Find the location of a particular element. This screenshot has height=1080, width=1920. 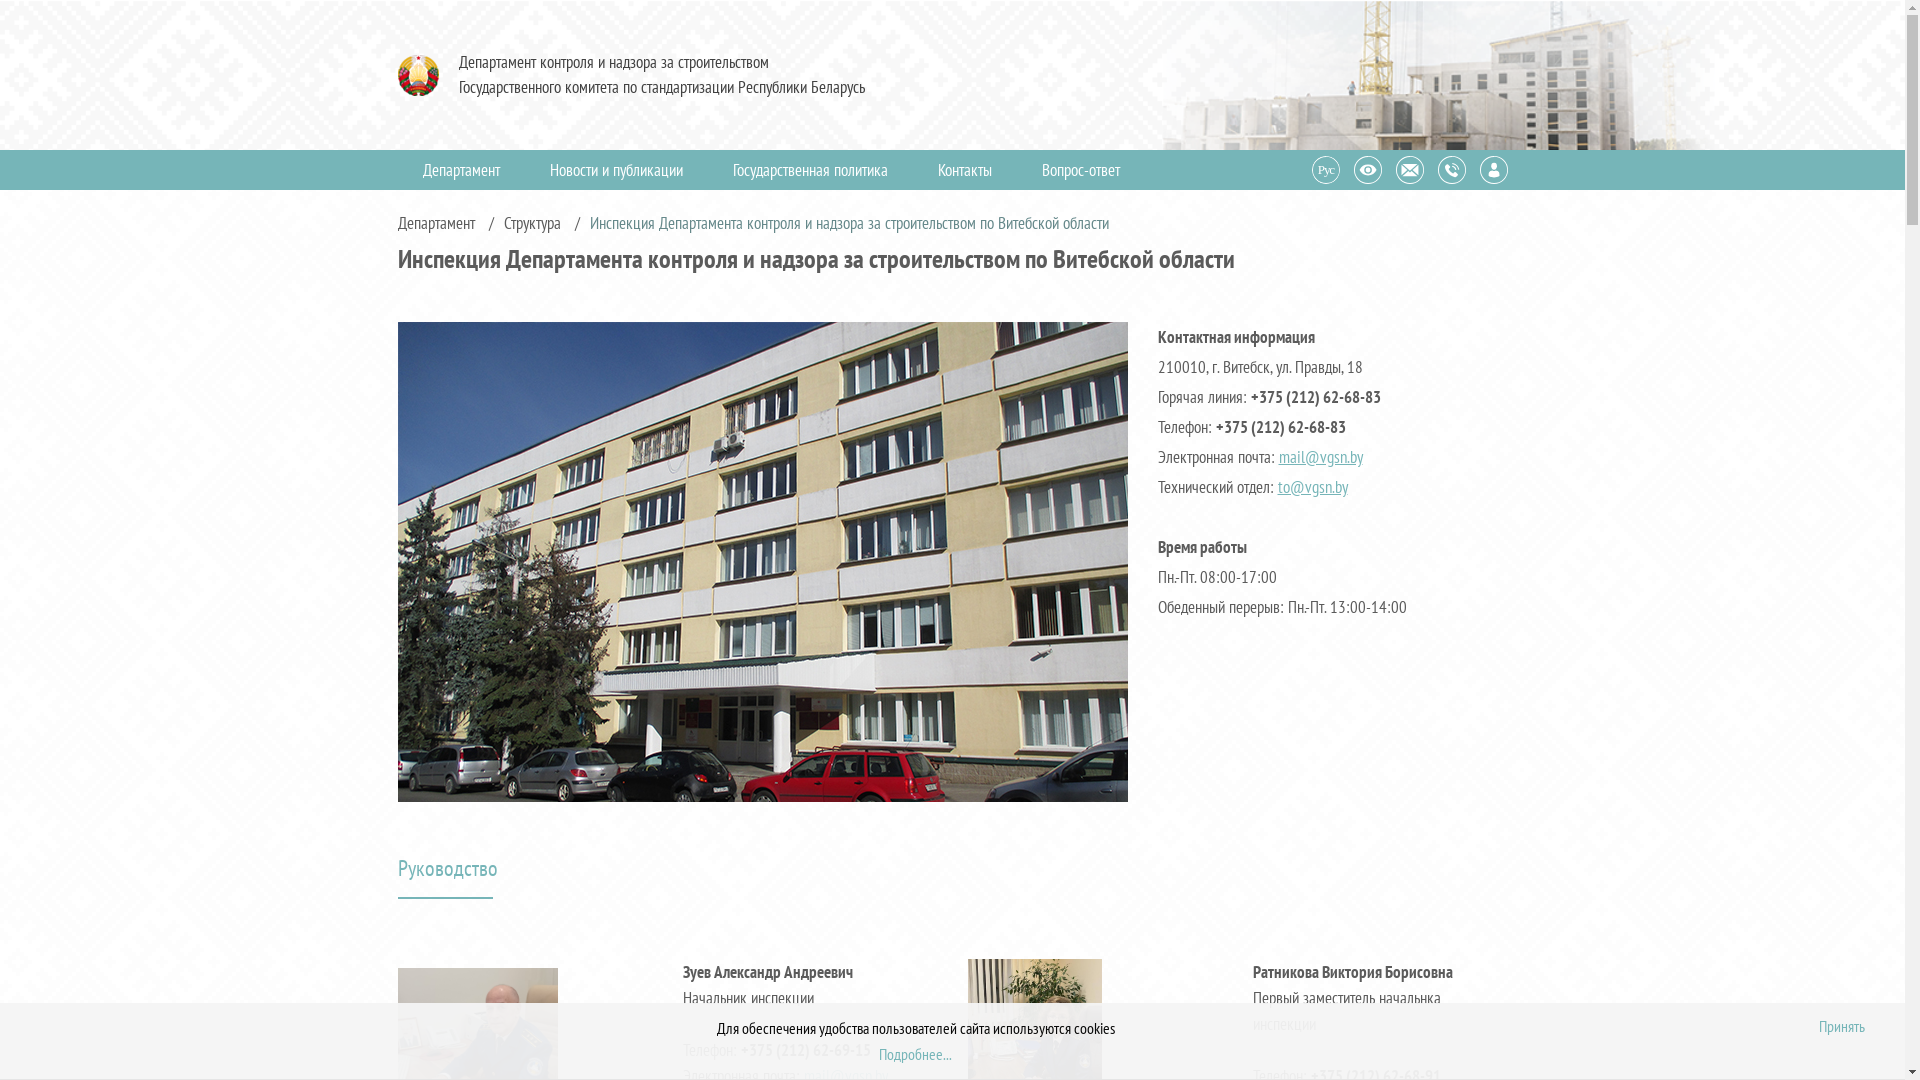

'to@vgsn.by' is located at coordinates (1313, 486).